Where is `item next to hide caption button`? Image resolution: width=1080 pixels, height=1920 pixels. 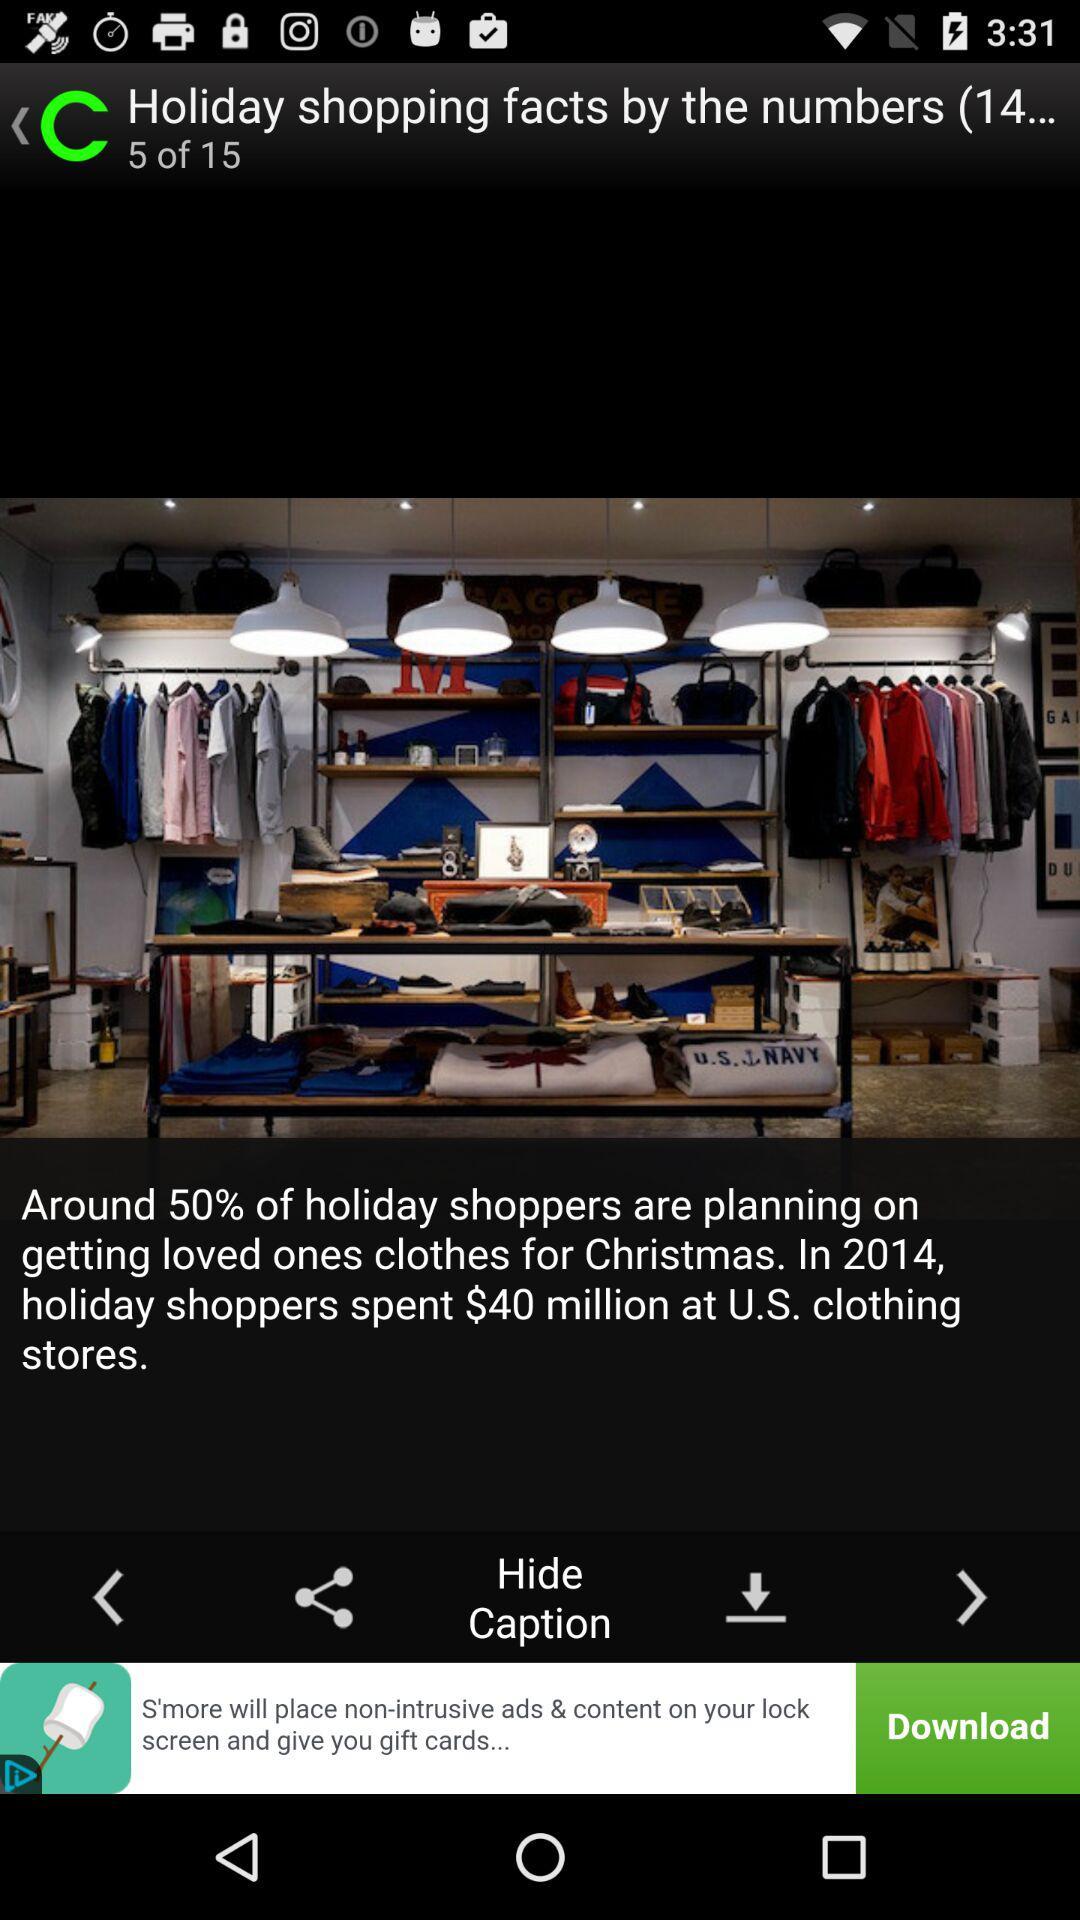 item next to hide caption button is located at coordinates (756, 1596).